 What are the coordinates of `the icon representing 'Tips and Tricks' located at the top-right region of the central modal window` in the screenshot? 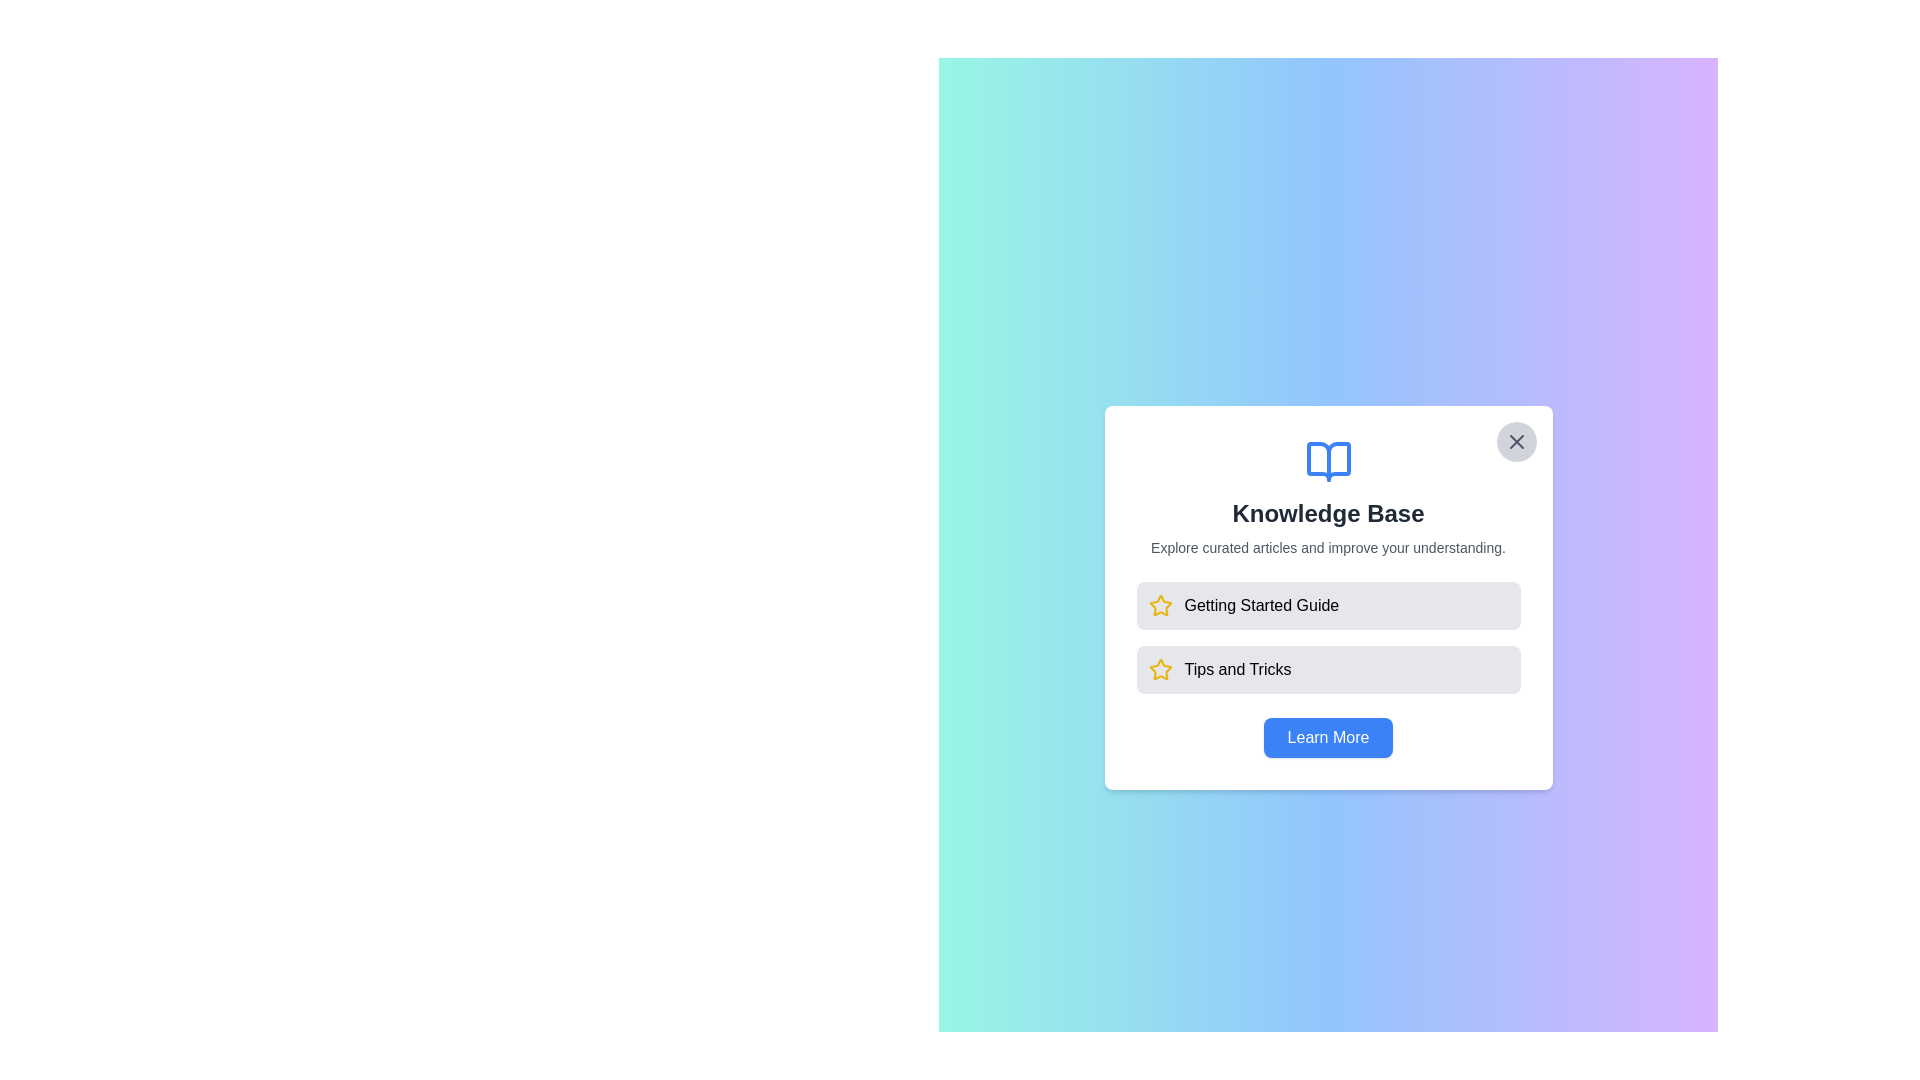 It's located at (1160, 670).